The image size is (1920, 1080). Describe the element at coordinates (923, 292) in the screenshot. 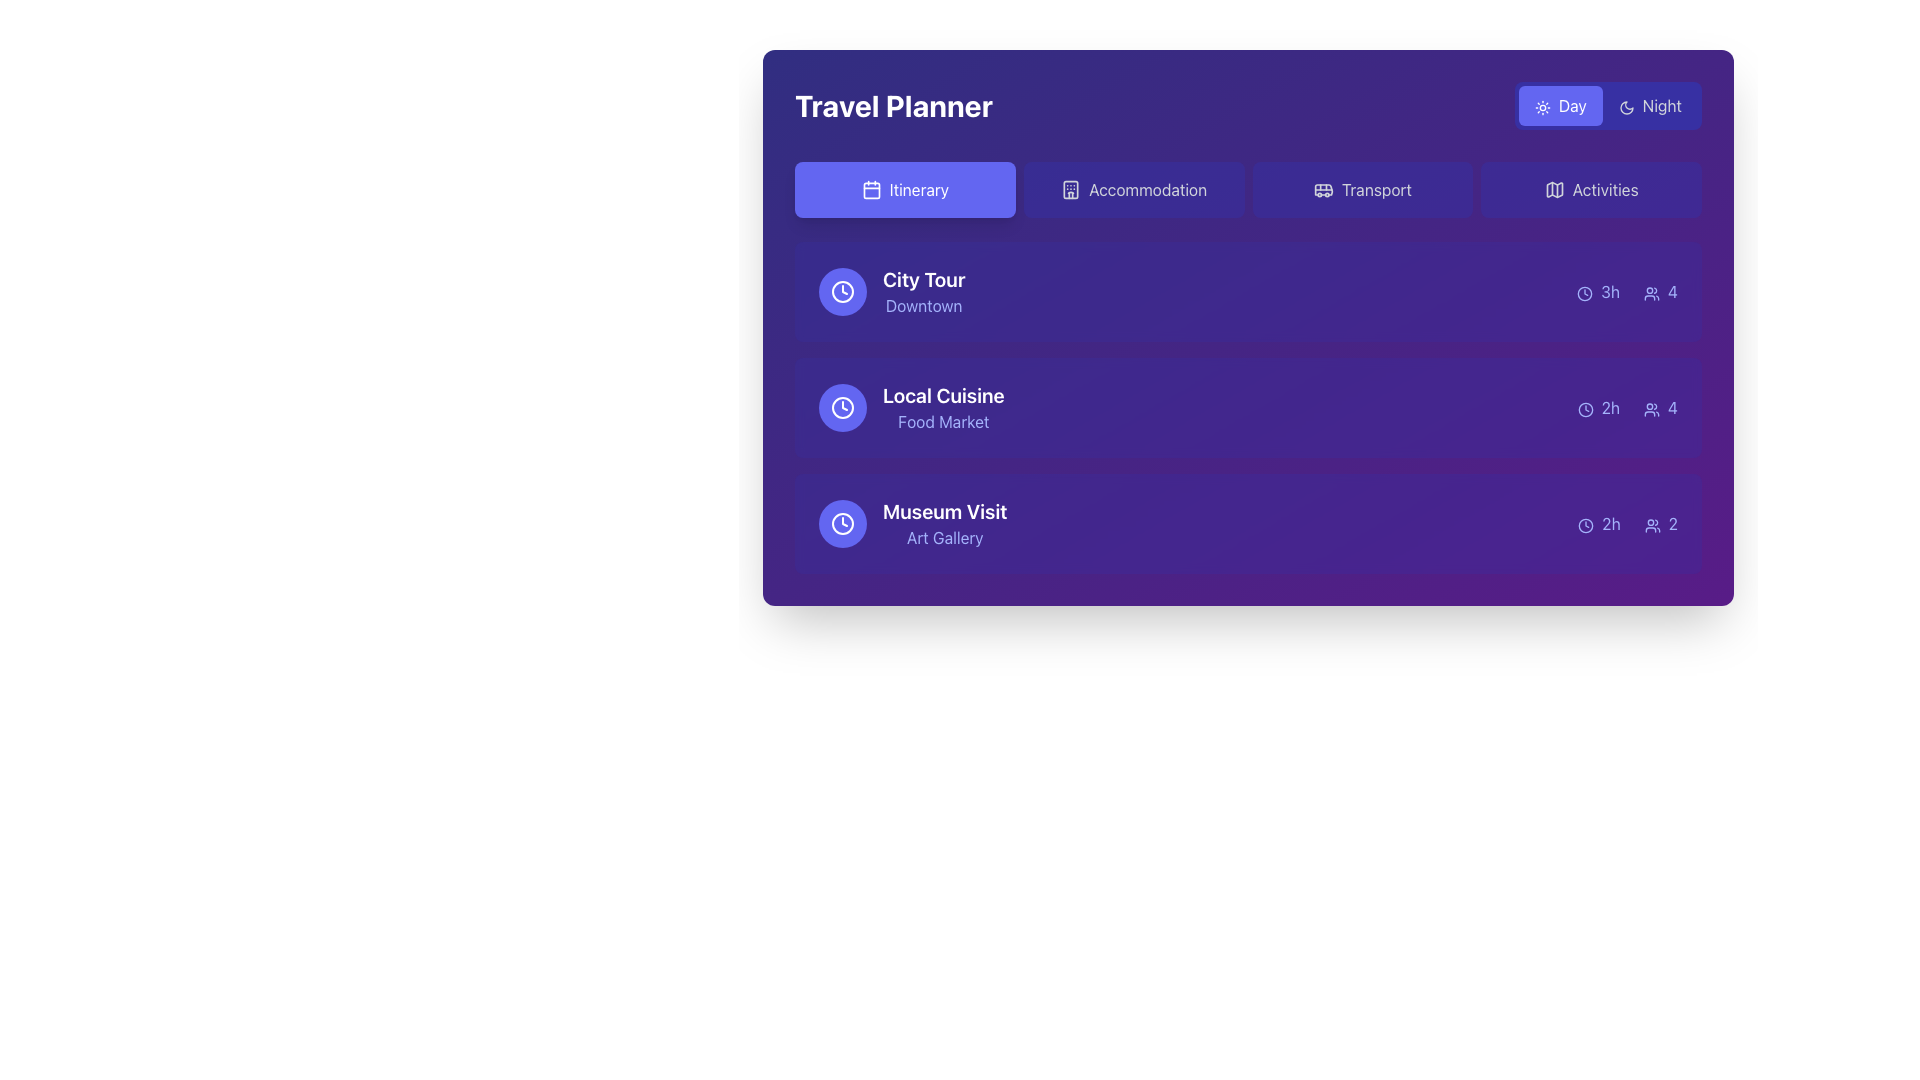

I see `contents of the text label titled 'City Tour' located in the Itinerary section of the Travel Planner interface, positioned to the right of the clock icon` at that location.